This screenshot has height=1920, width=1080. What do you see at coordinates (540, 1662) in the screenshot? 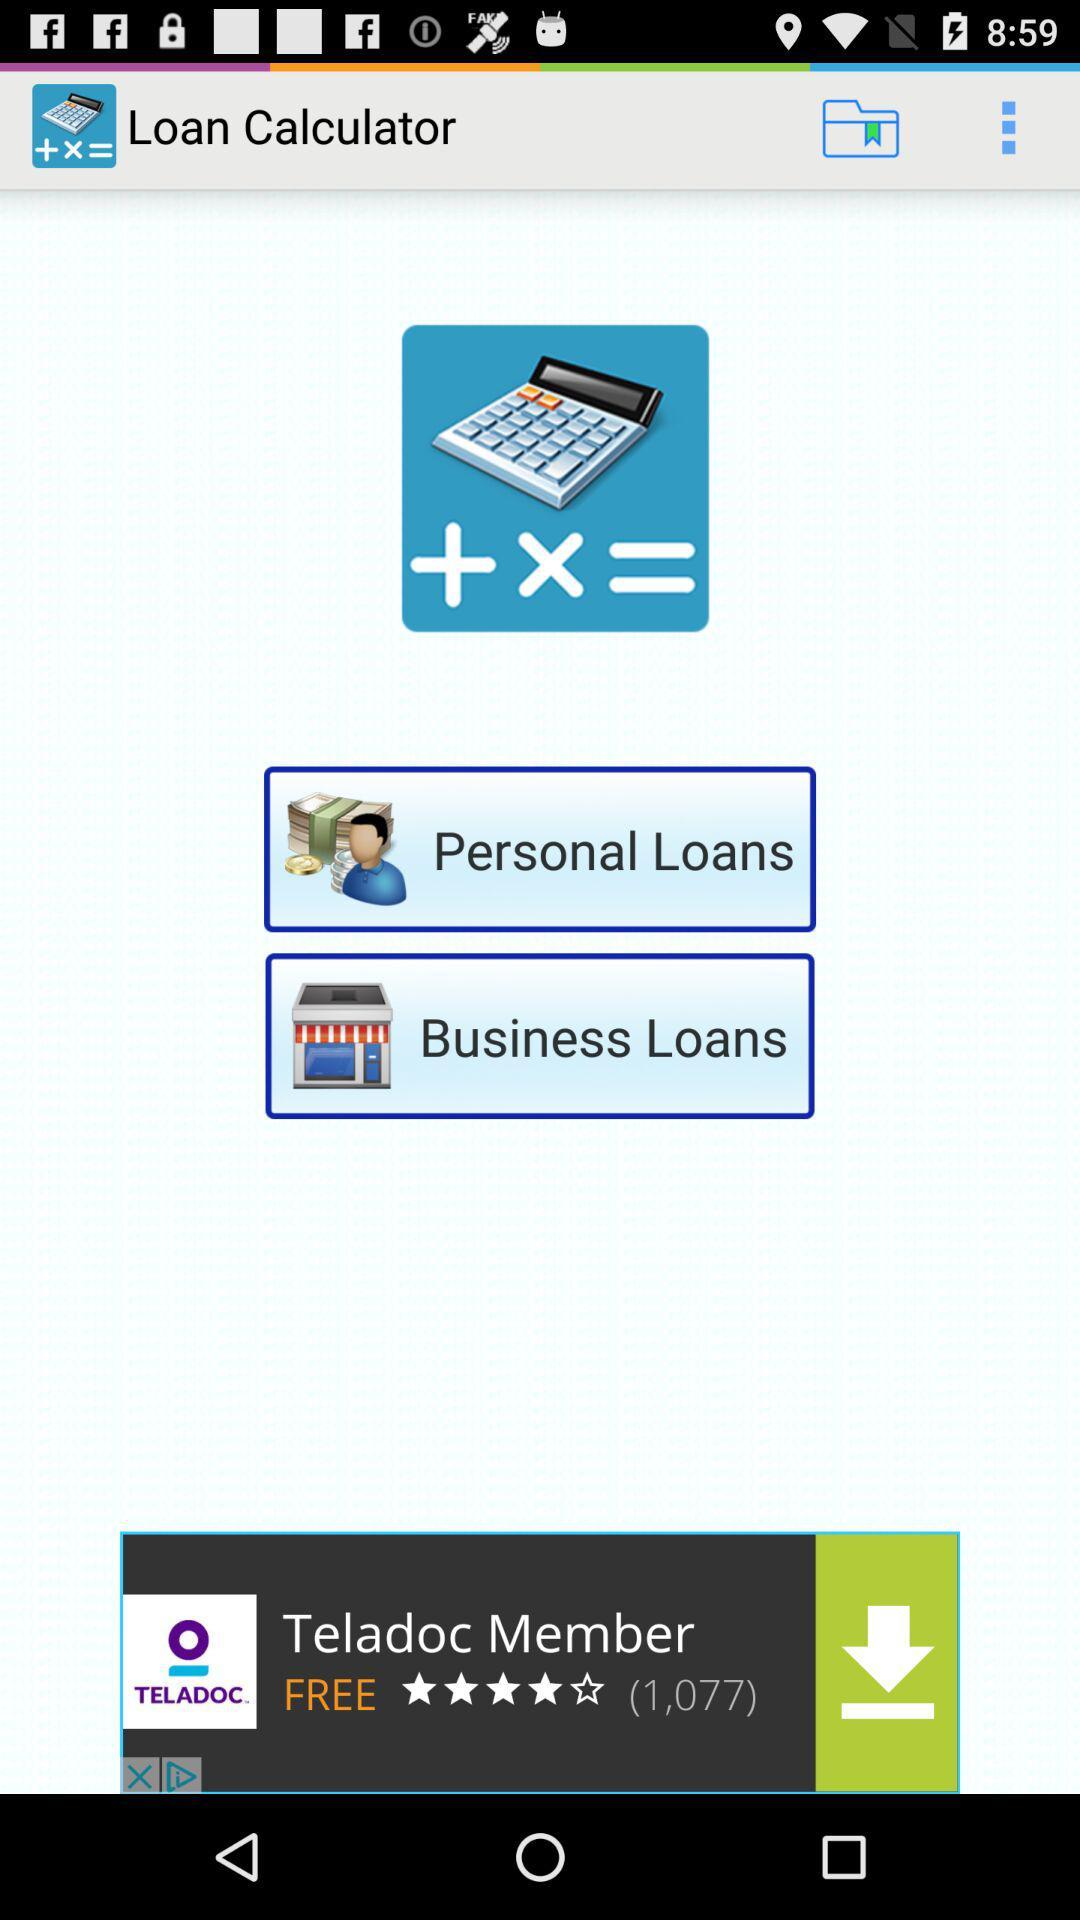
I see `advertisement bar` at bounding box center [540, 1662].